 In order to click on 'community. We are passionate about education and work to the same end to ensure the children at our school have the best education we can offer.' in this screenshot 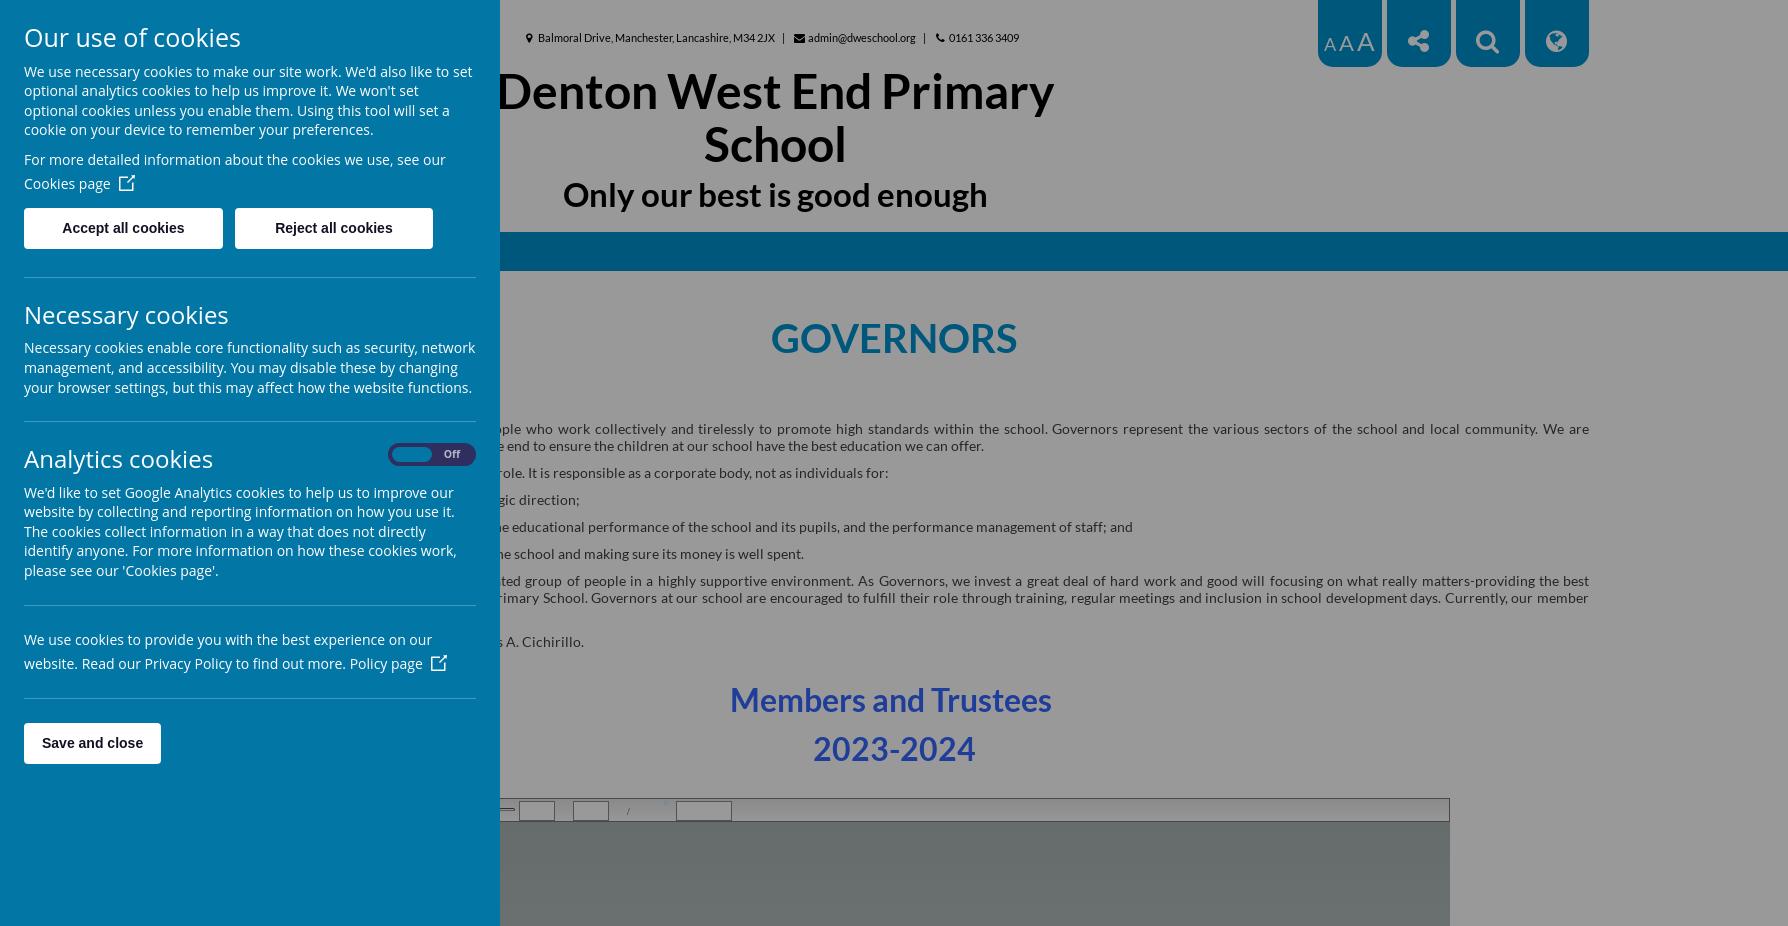, I will do `click(894, 435)`.